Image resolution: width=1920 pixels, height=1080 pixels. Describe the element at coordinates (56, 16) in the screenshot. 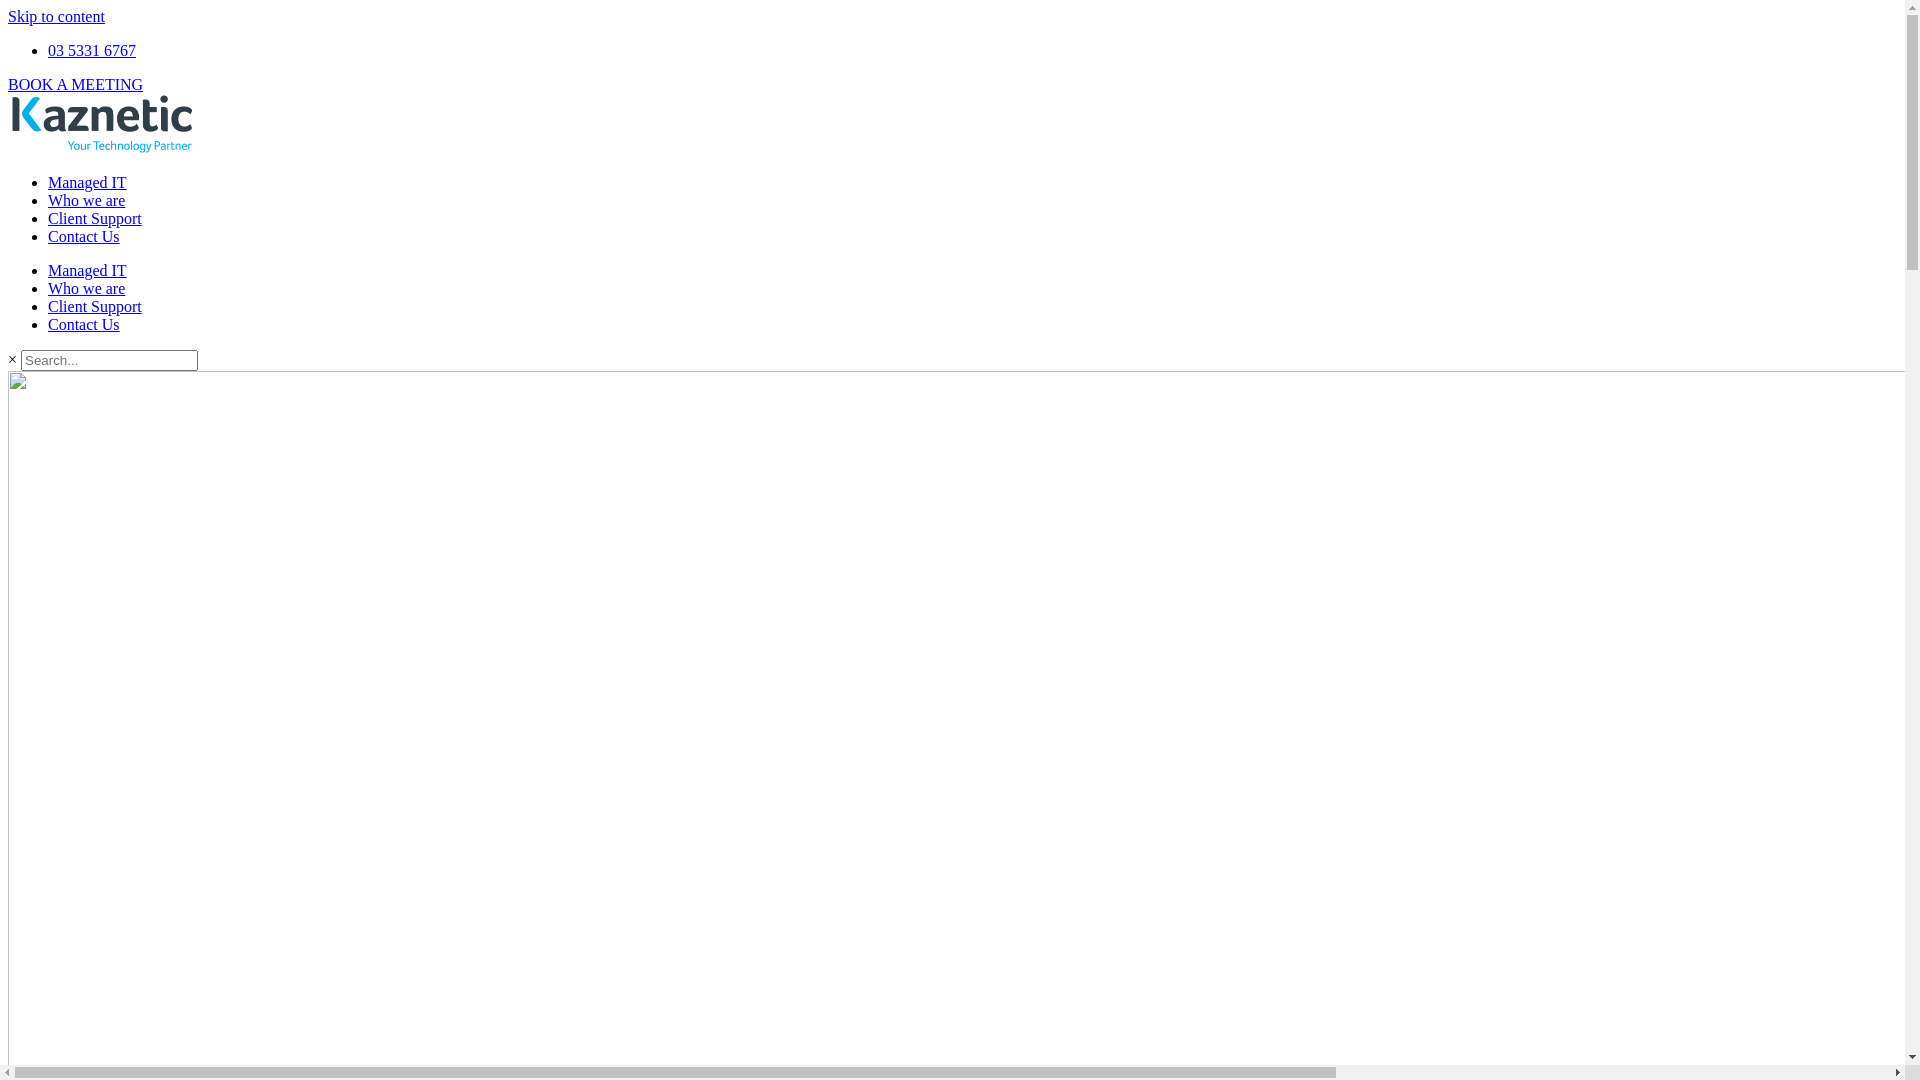

I see `'Skip to content'` at that location.